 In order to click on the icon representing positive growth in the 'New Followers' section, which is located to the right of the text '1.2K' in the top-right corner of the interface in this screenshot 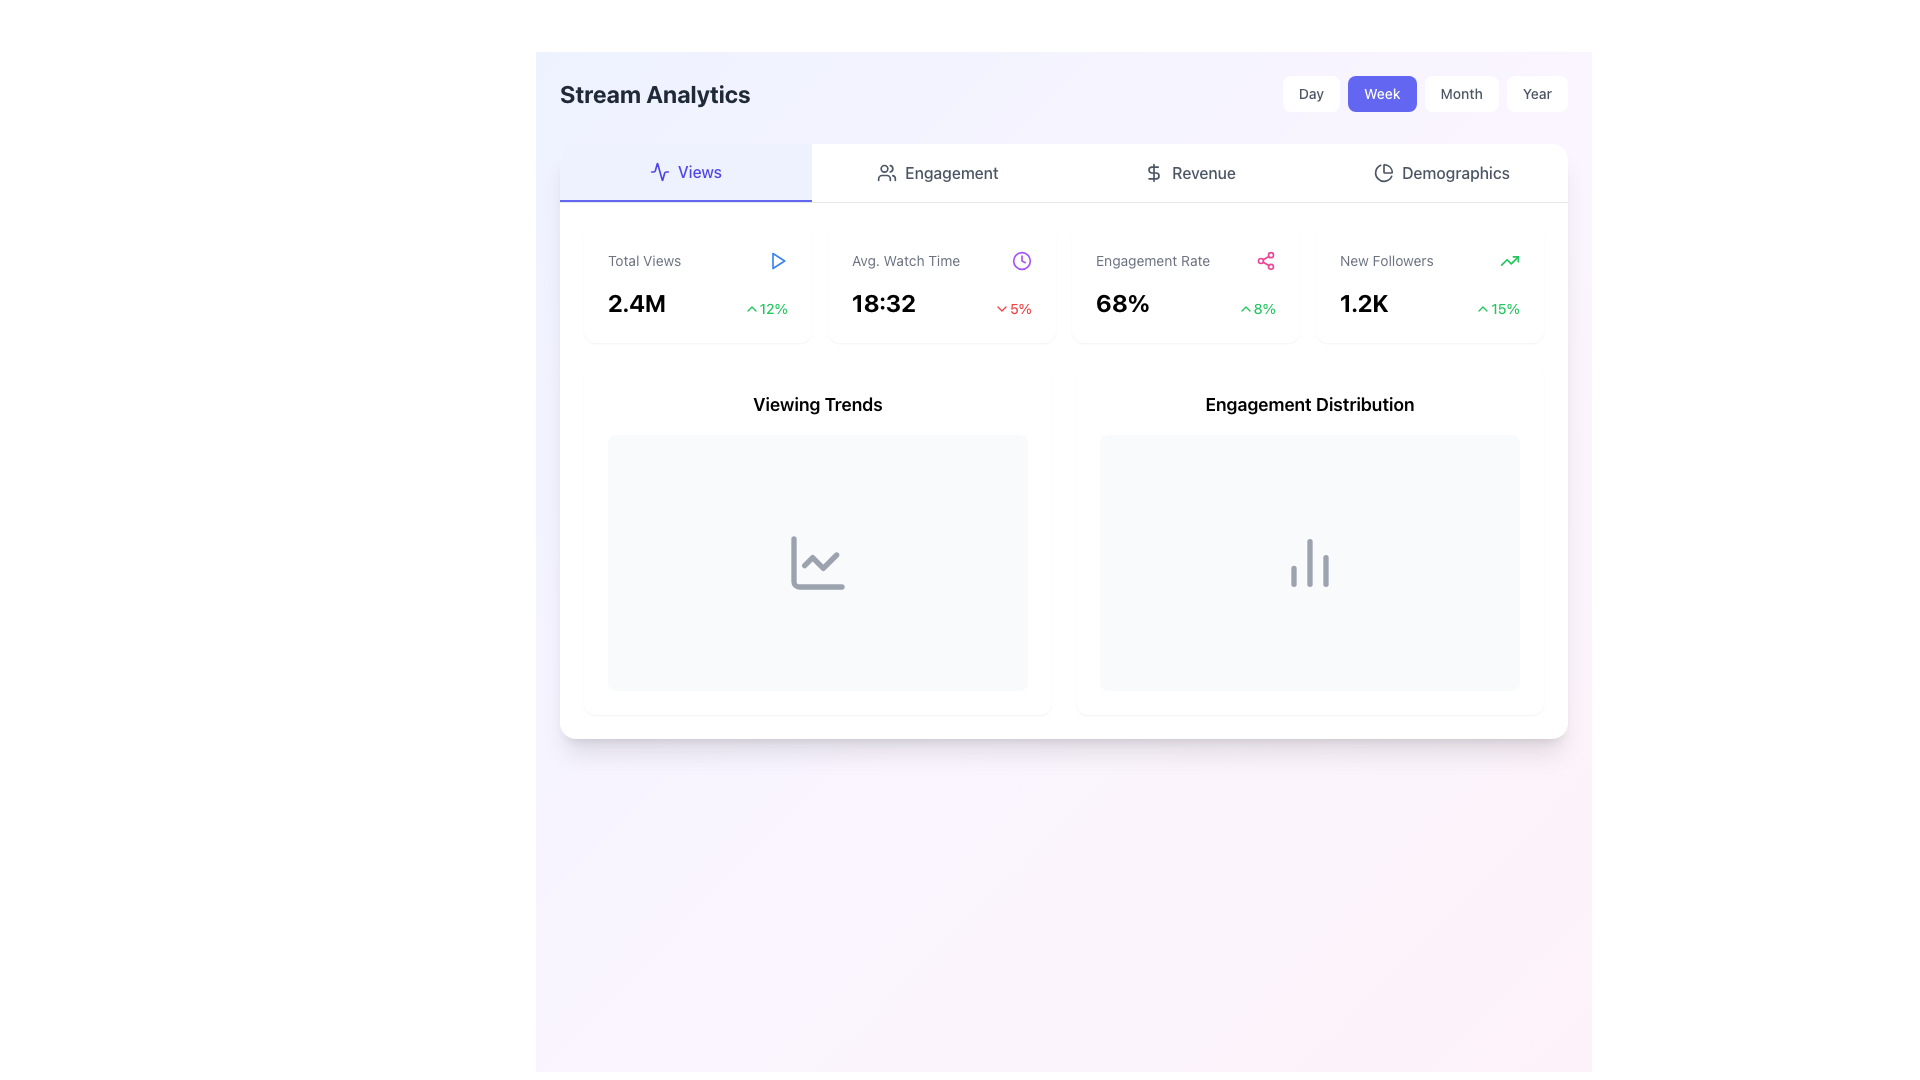, I will do `click(1510, 260)`.